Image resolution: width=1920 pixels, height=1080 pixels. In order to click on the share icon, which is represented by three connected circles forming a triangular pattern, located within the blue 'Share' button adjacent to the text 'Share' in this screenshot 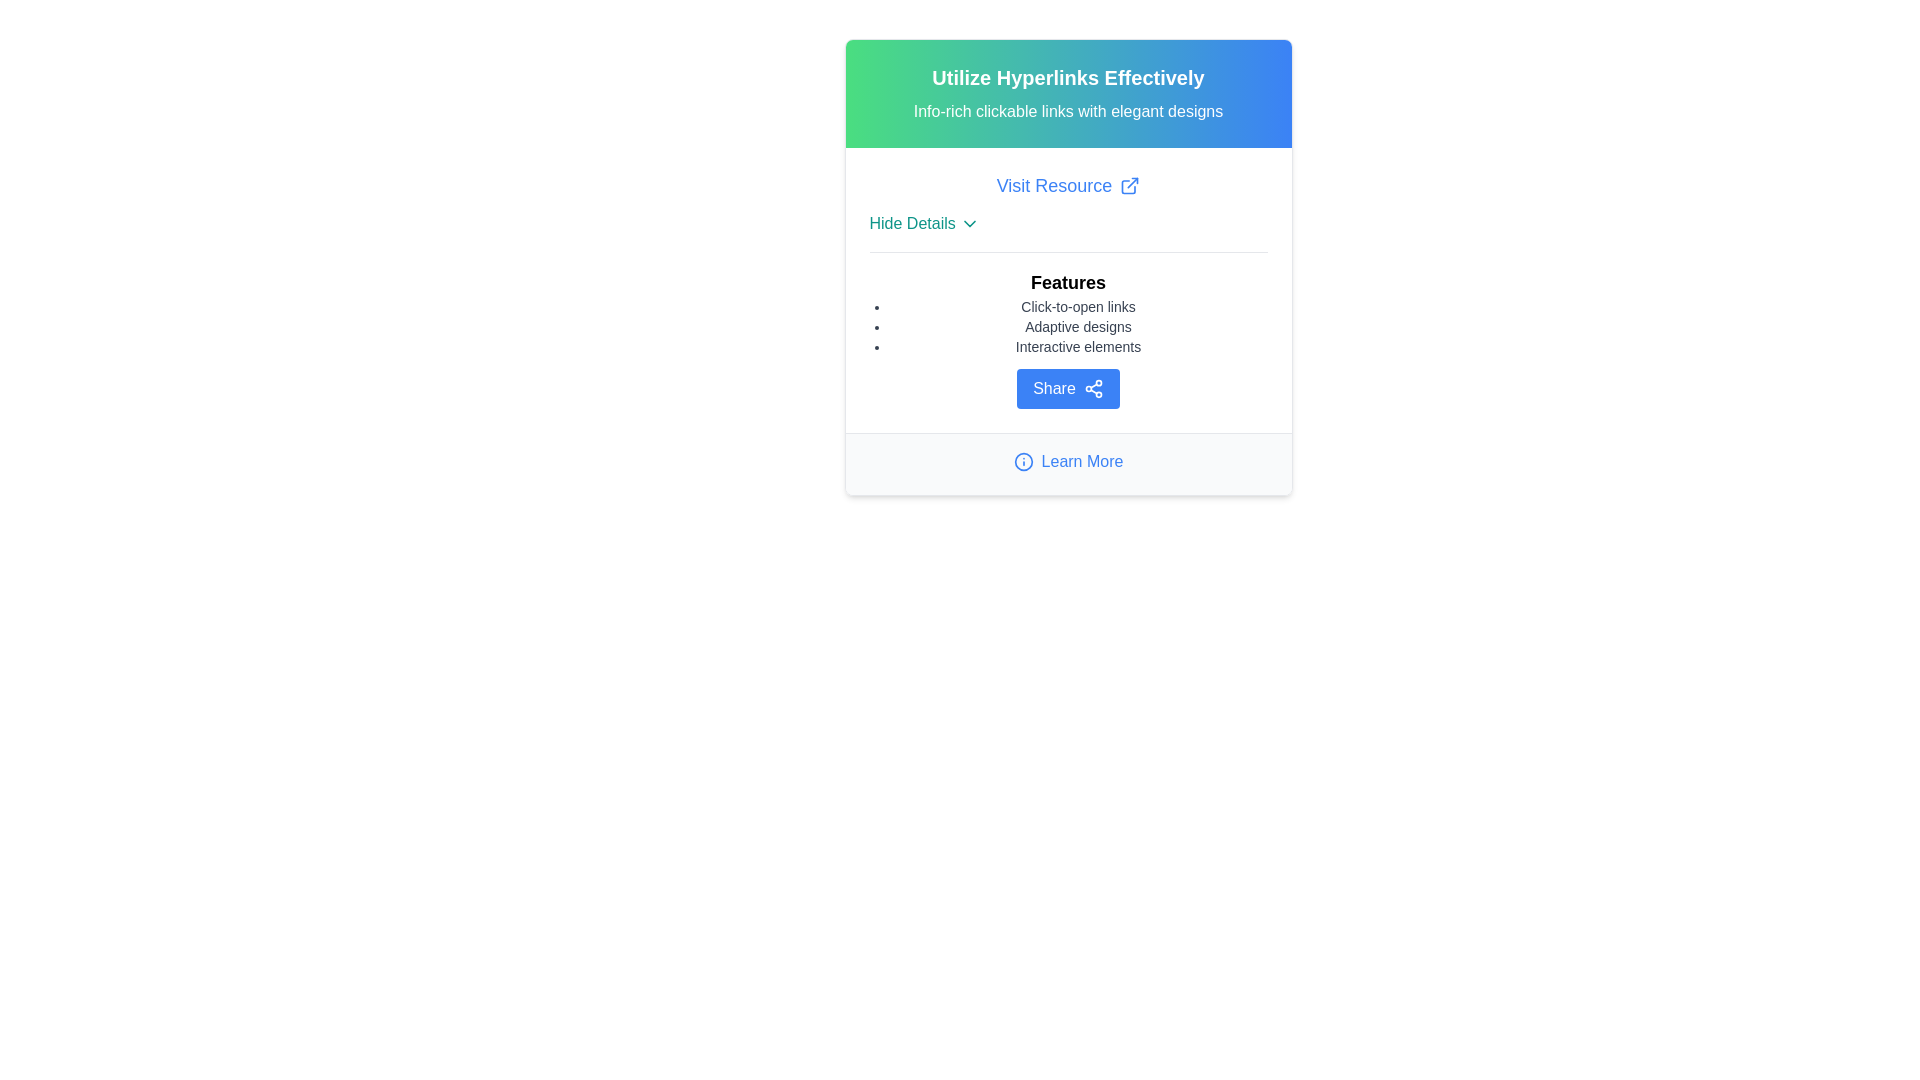, I will do `click(1092, 389)`.